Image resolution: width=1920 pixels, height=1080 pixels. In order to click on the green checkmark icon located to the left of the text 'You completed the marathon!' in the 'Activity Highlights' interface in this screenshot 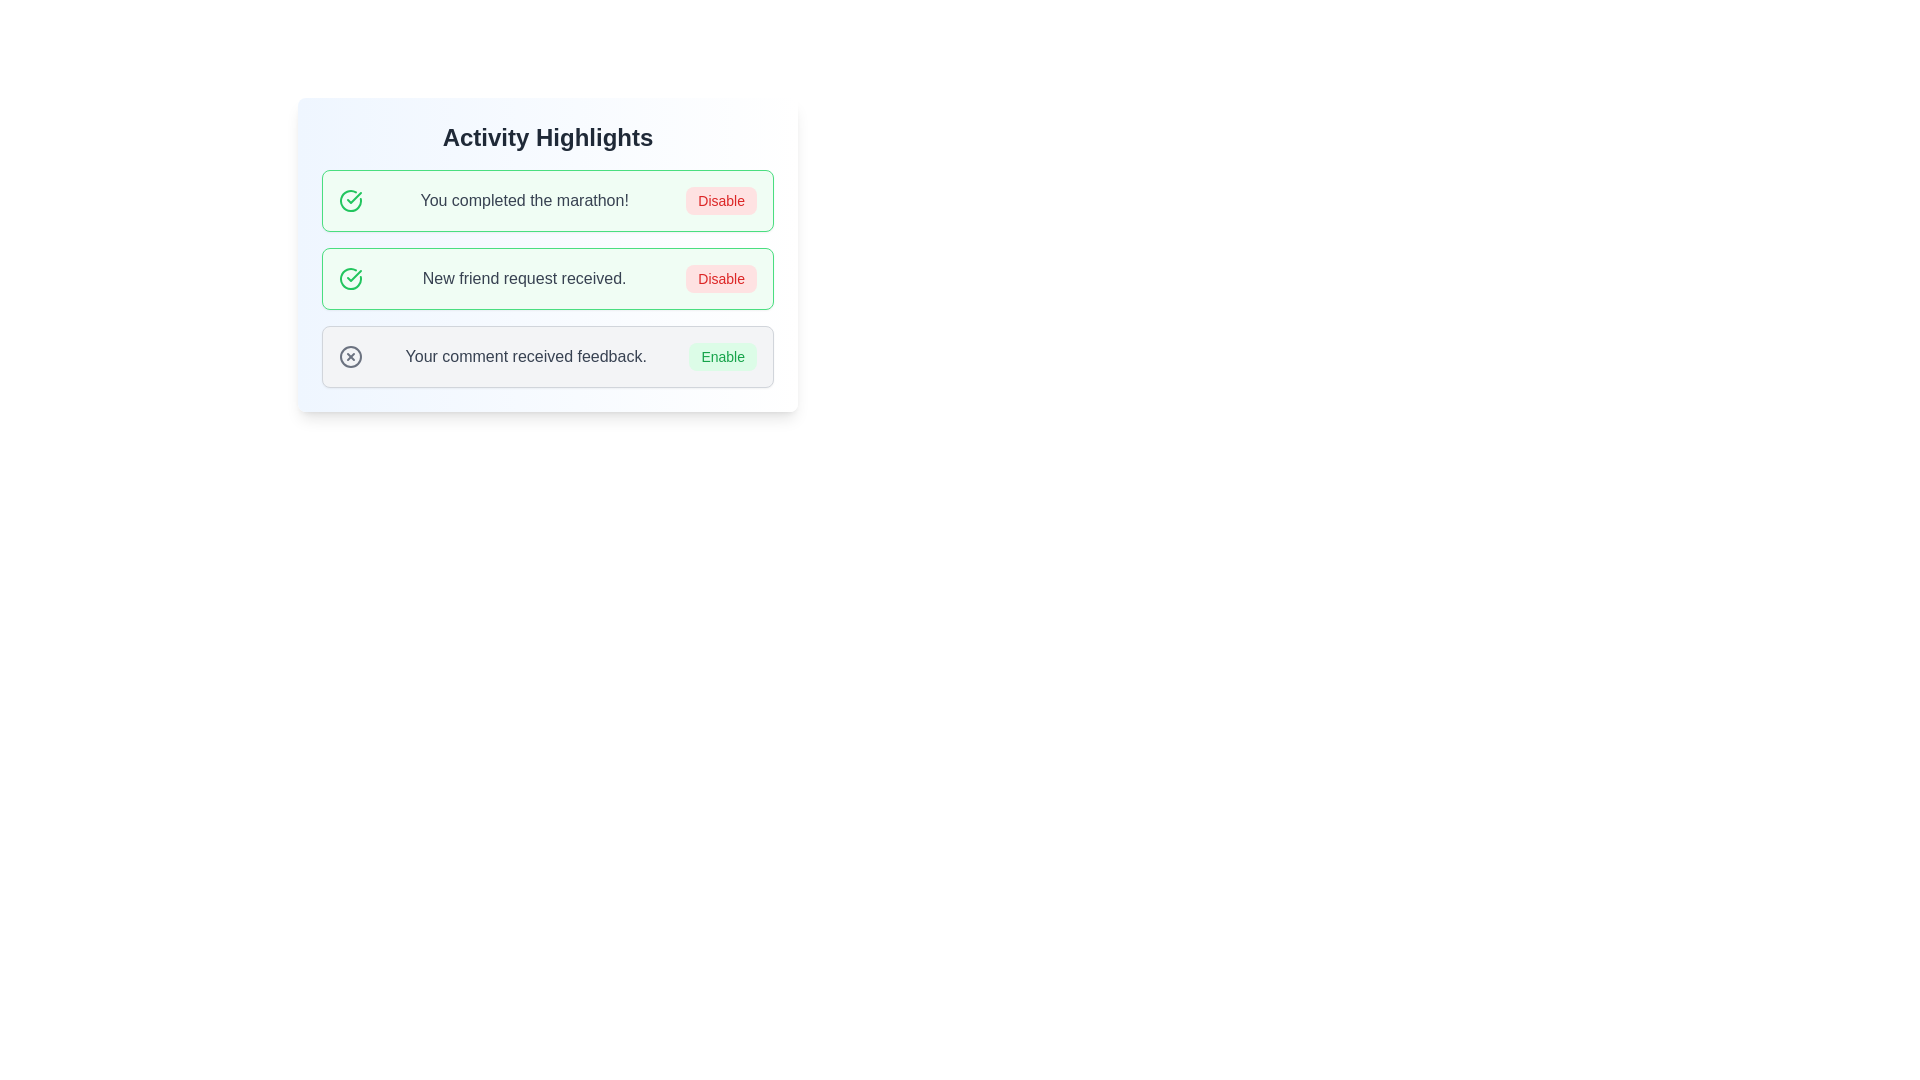, I will do `click(354, 276)`.